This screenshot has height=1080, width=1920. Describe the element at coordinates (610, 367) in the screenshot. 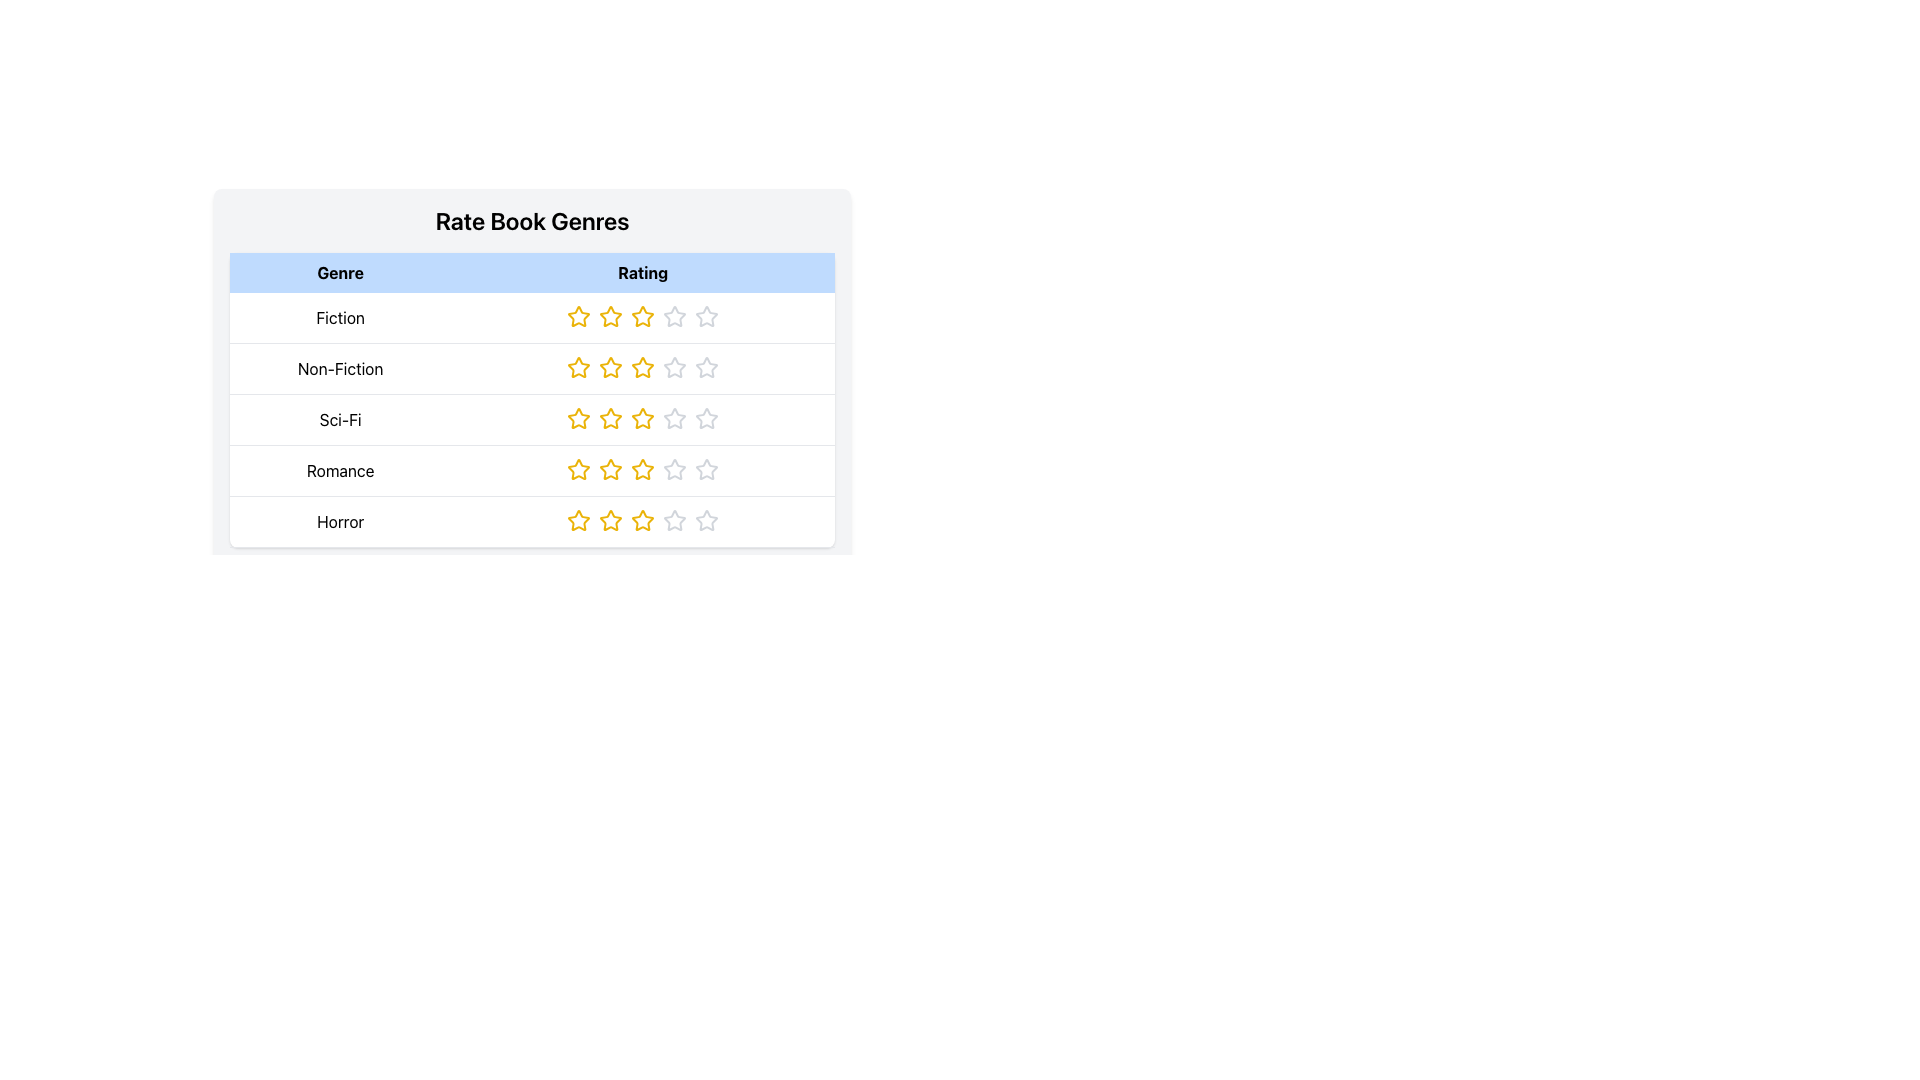

I see `the second star in the 'Rating' column of the ratings table for the 'Non-Fiction' genre to provide a rating` at that location.